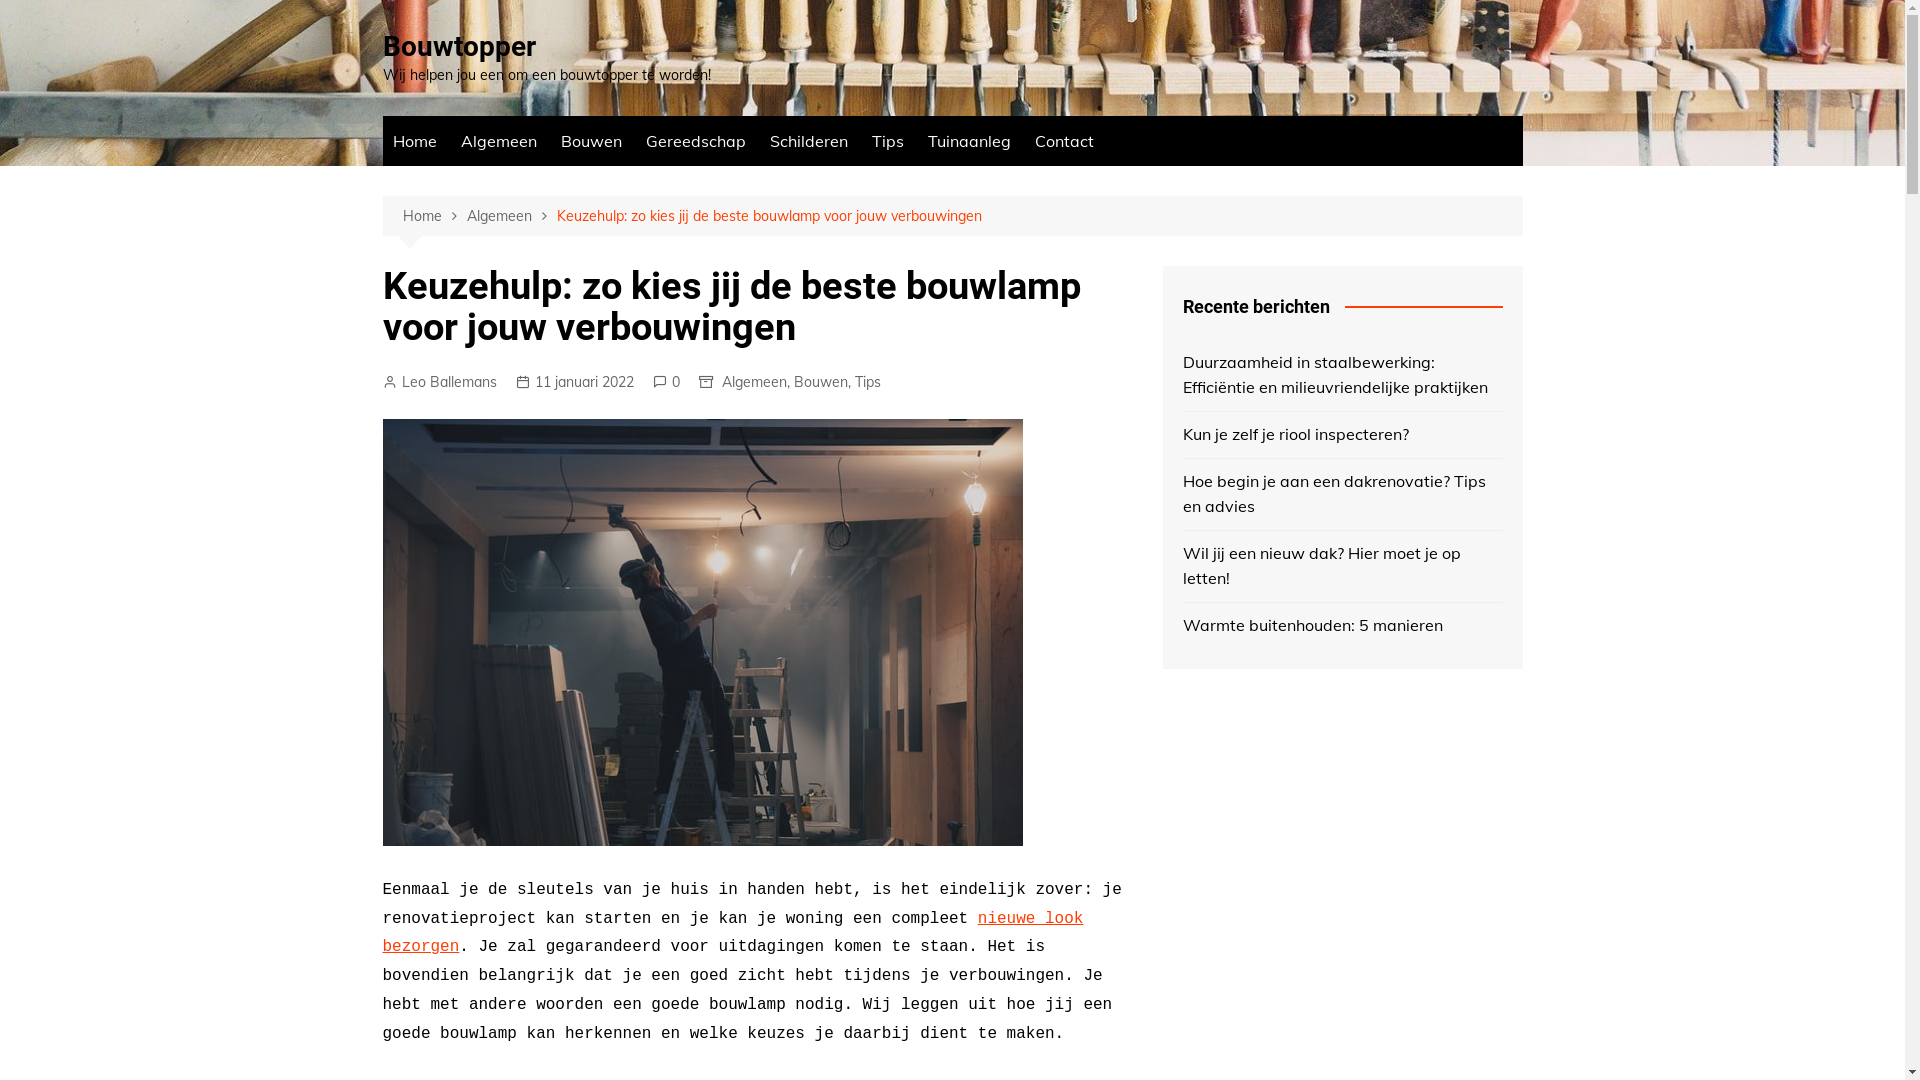 The image size is (1920, 1080). I want to click on 'Wil jij een nieuw dak? Hier moet je op letten!', so click(1342, 566).